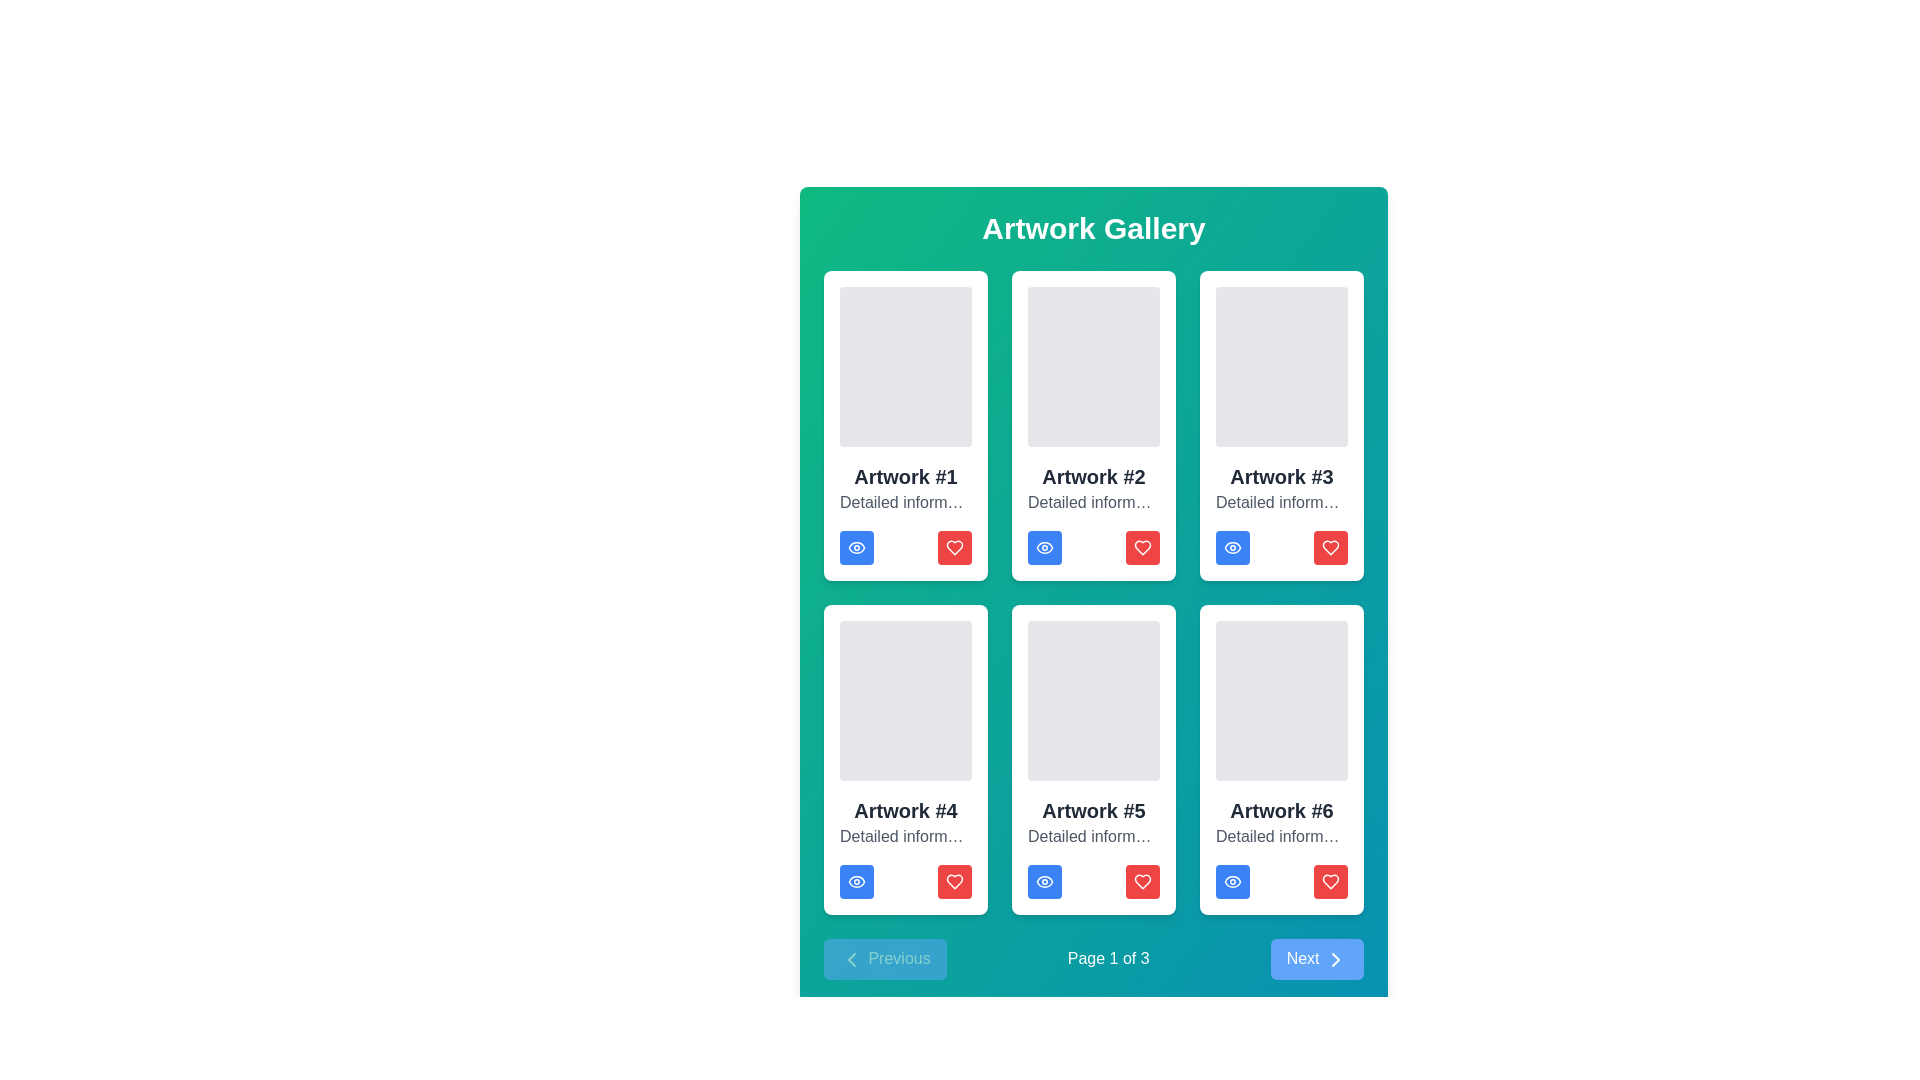 Image resolution: width=1920 pixels, height=1080 pixels. Describe the element at coordinates (954, 881) in the screenshot. I see `the icon button located in the bottom-right quadrant of the card labeled 'Artwork #5' to mark it as a favorite` at that location.